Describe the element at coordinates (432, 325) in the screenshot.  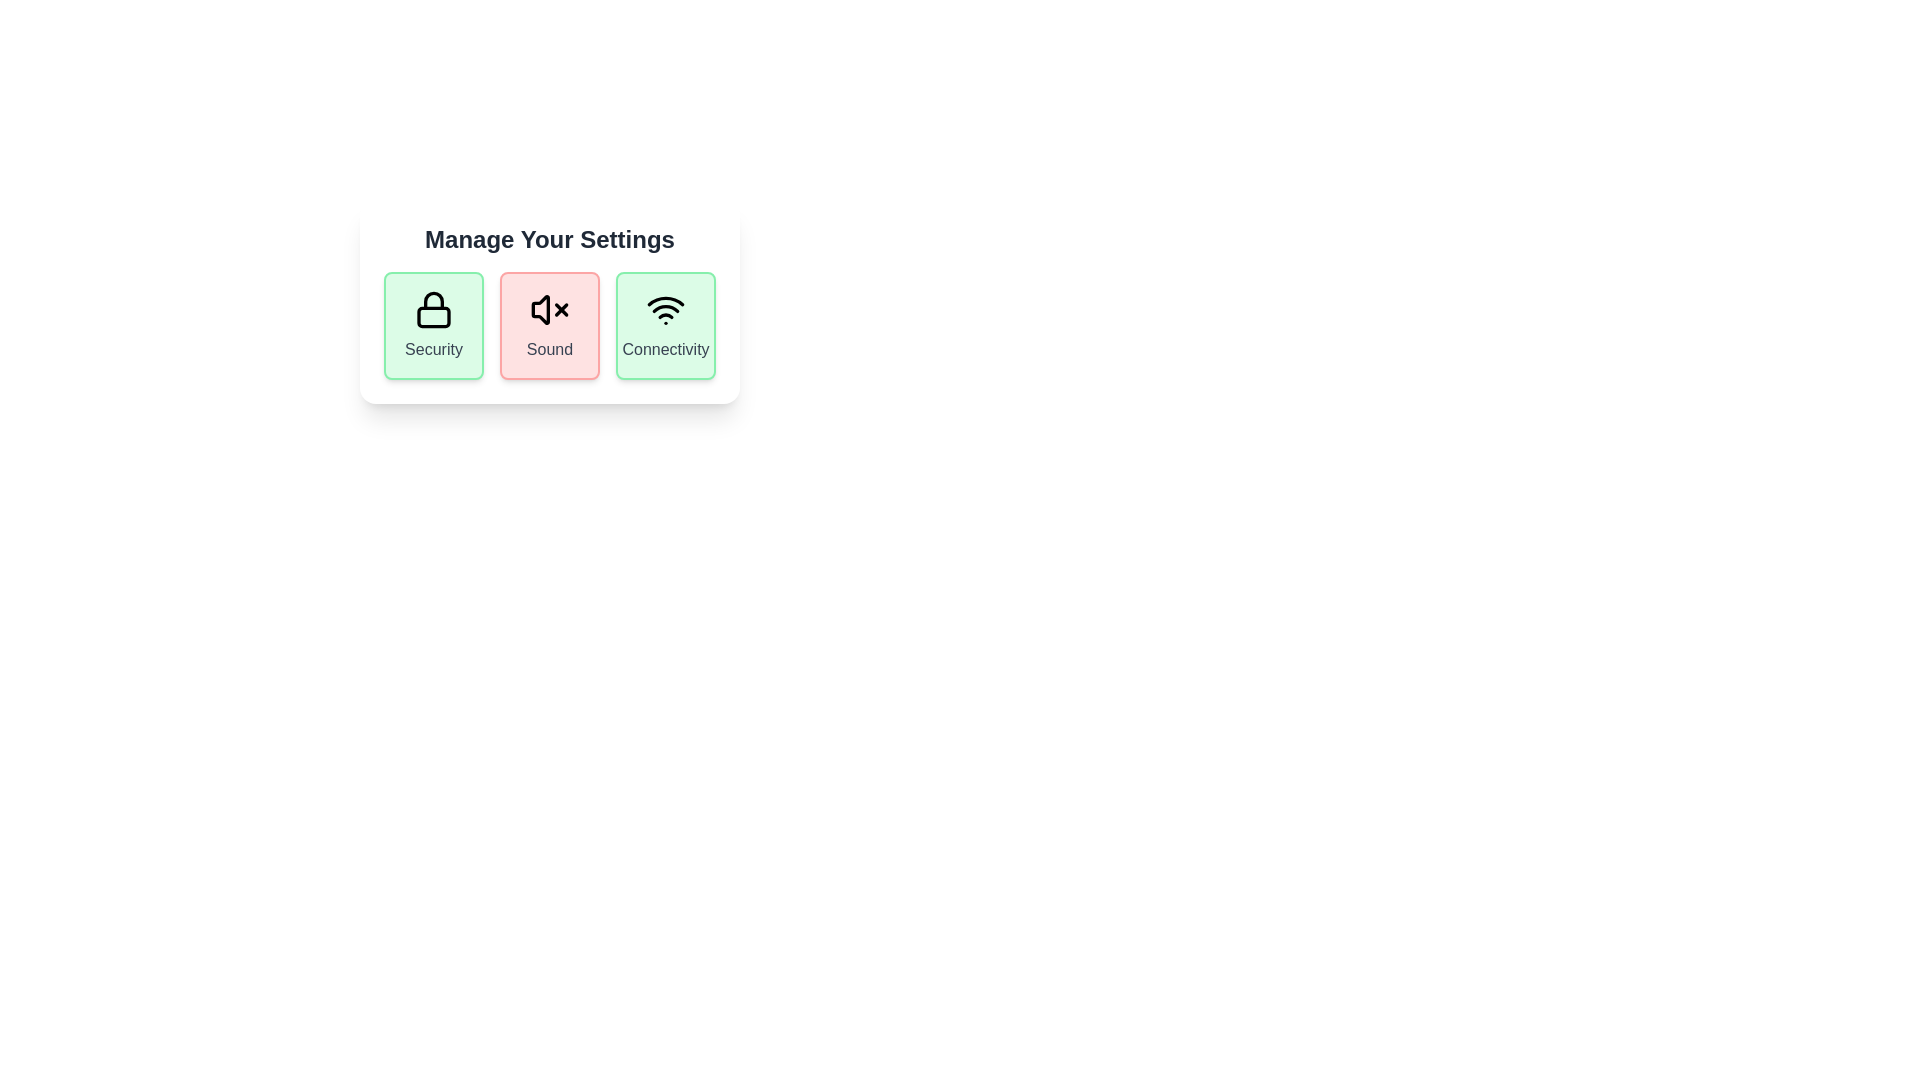
I see `the 'Security' button to toggle the setting` at that location.